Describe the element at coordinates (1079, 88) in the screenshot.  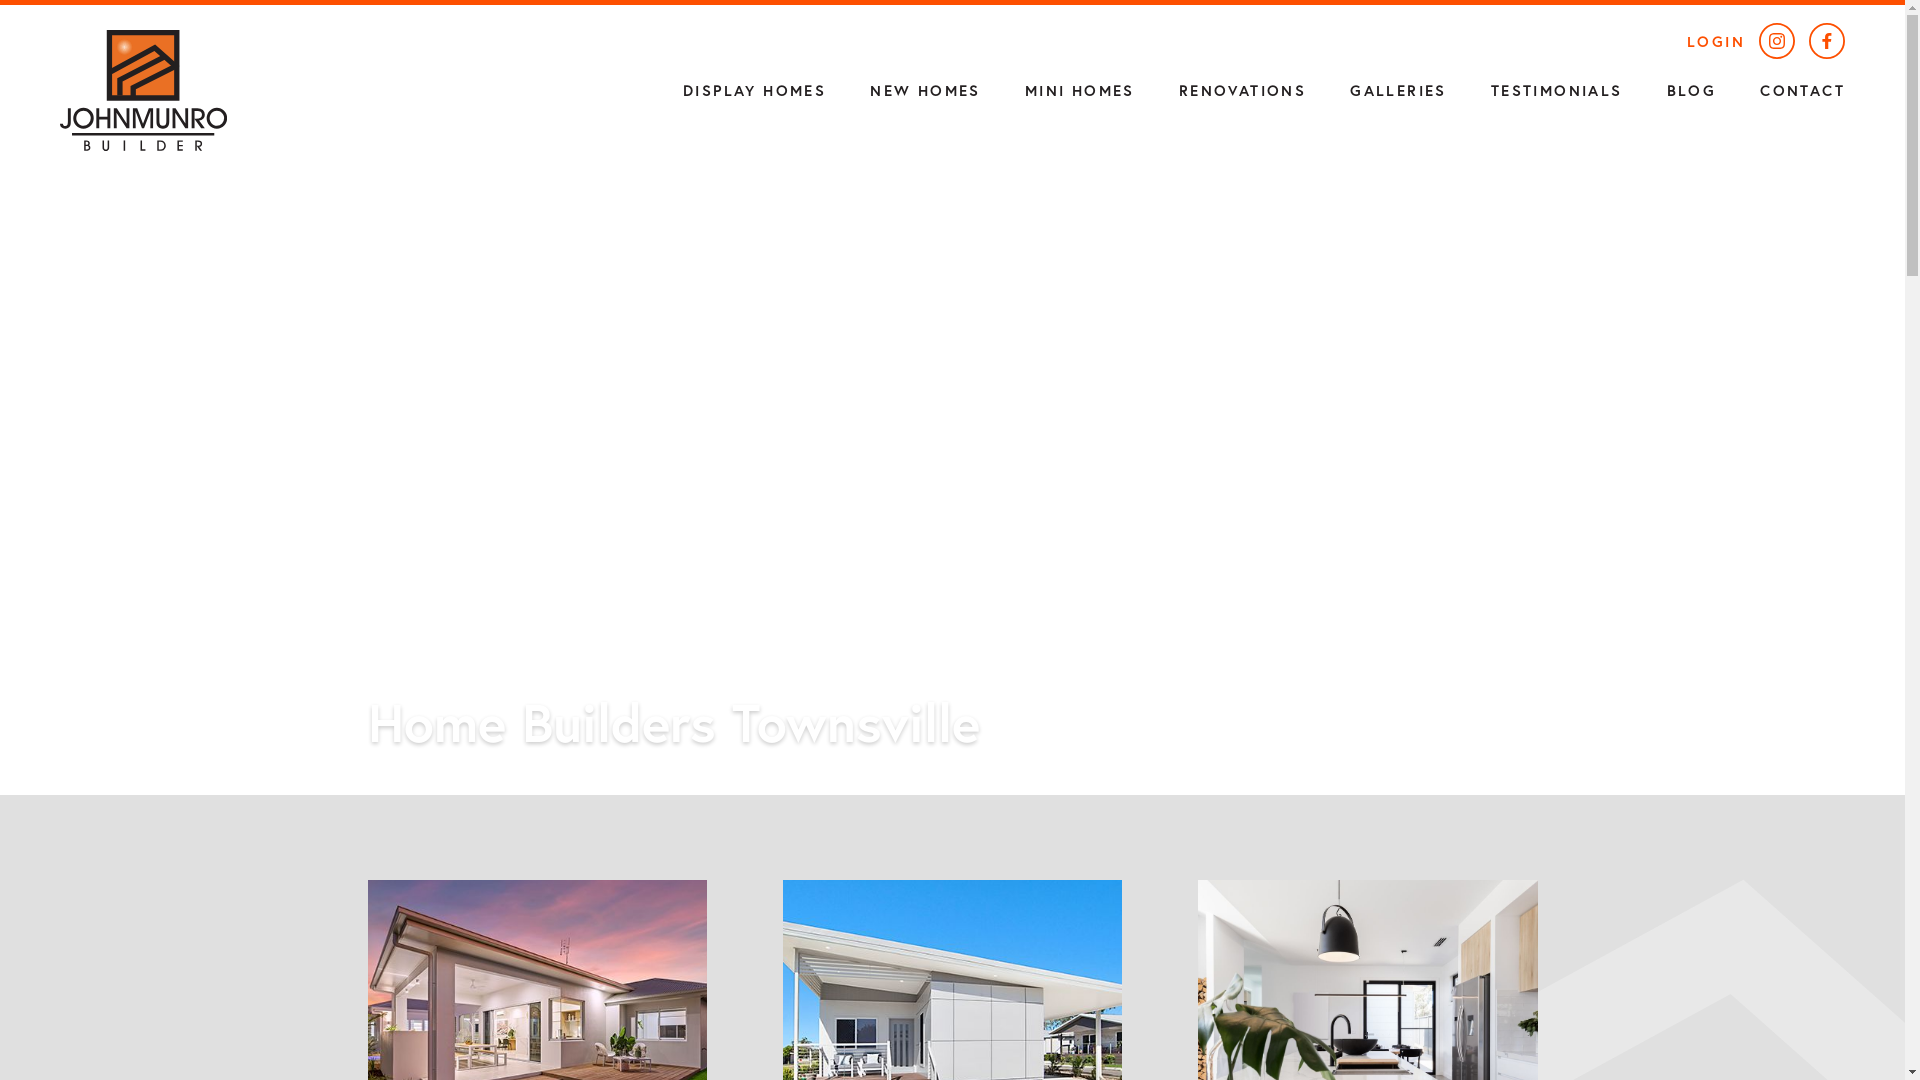
I see `'MINI HOMES'` at that location.